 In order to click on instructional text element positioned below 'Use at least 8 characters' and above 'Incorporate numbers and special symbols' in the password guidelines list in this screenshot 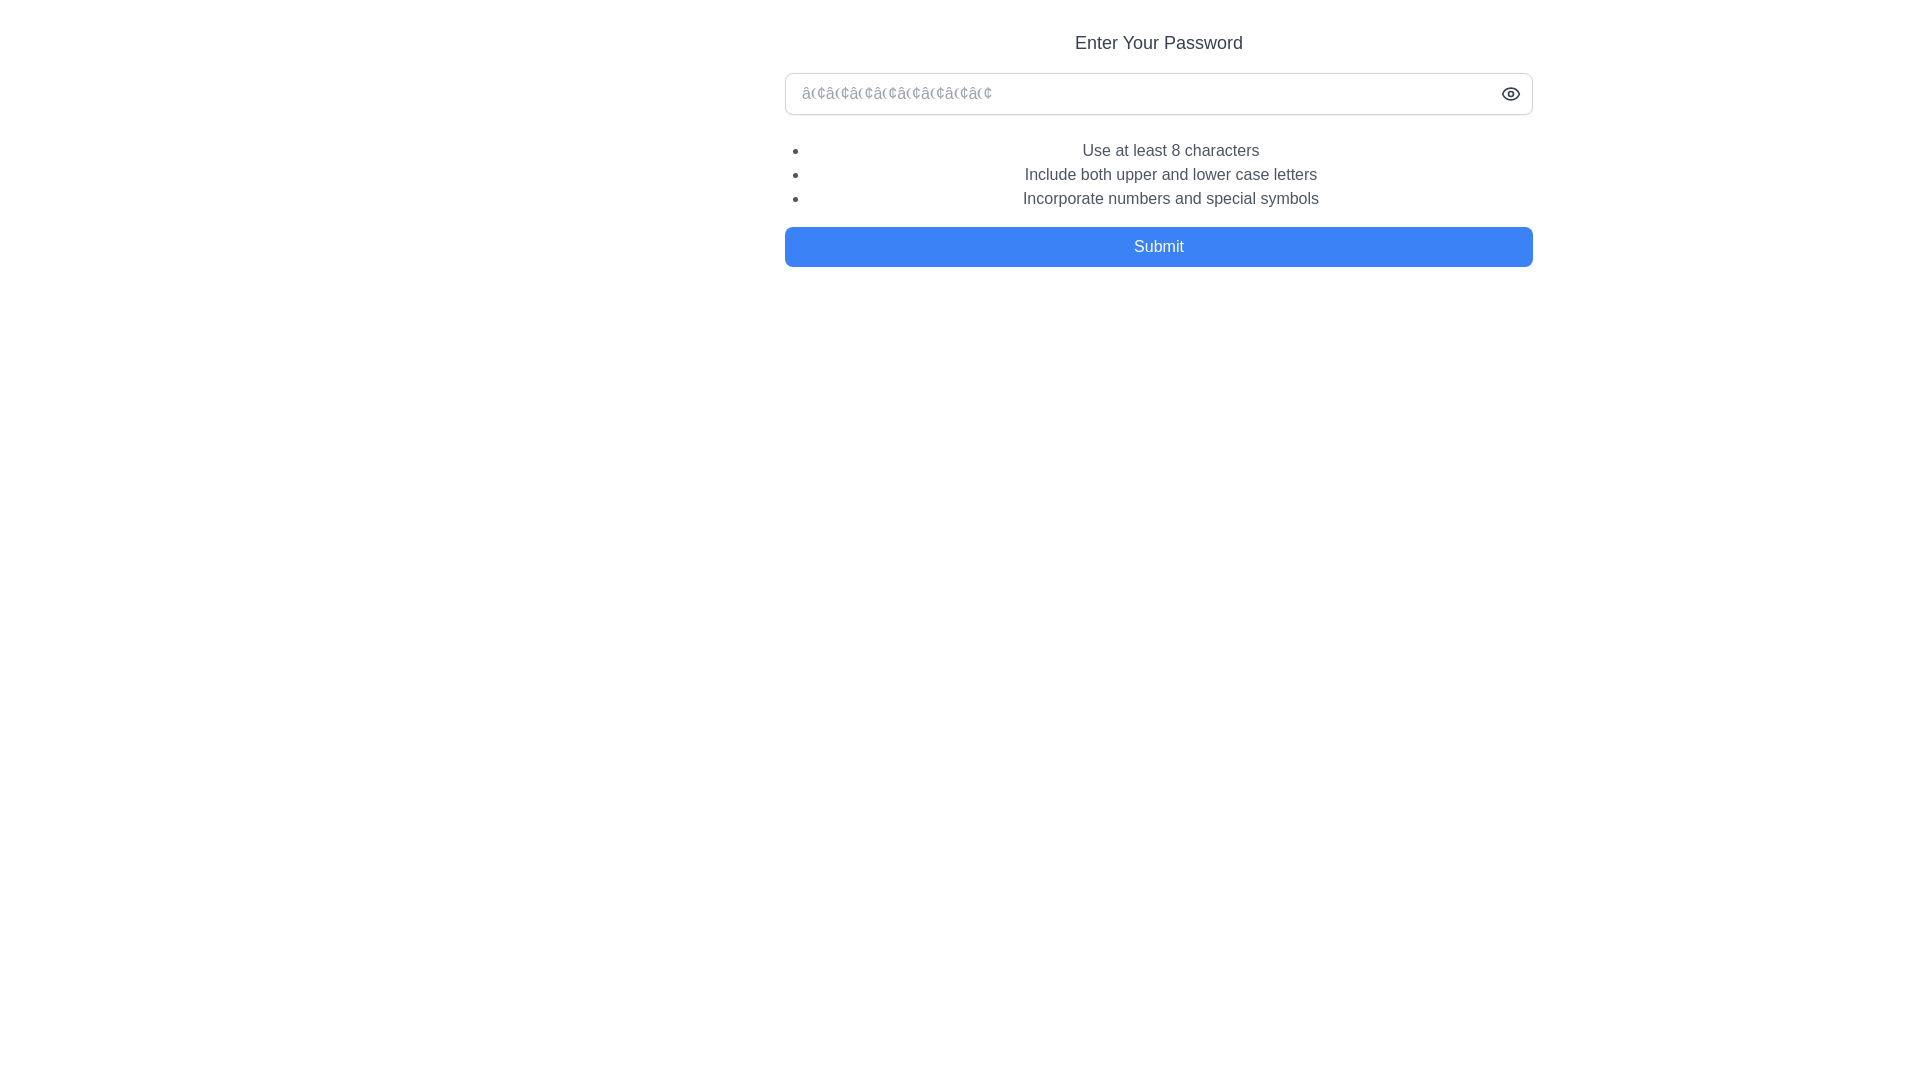, I will do `click(1171, 173)`.